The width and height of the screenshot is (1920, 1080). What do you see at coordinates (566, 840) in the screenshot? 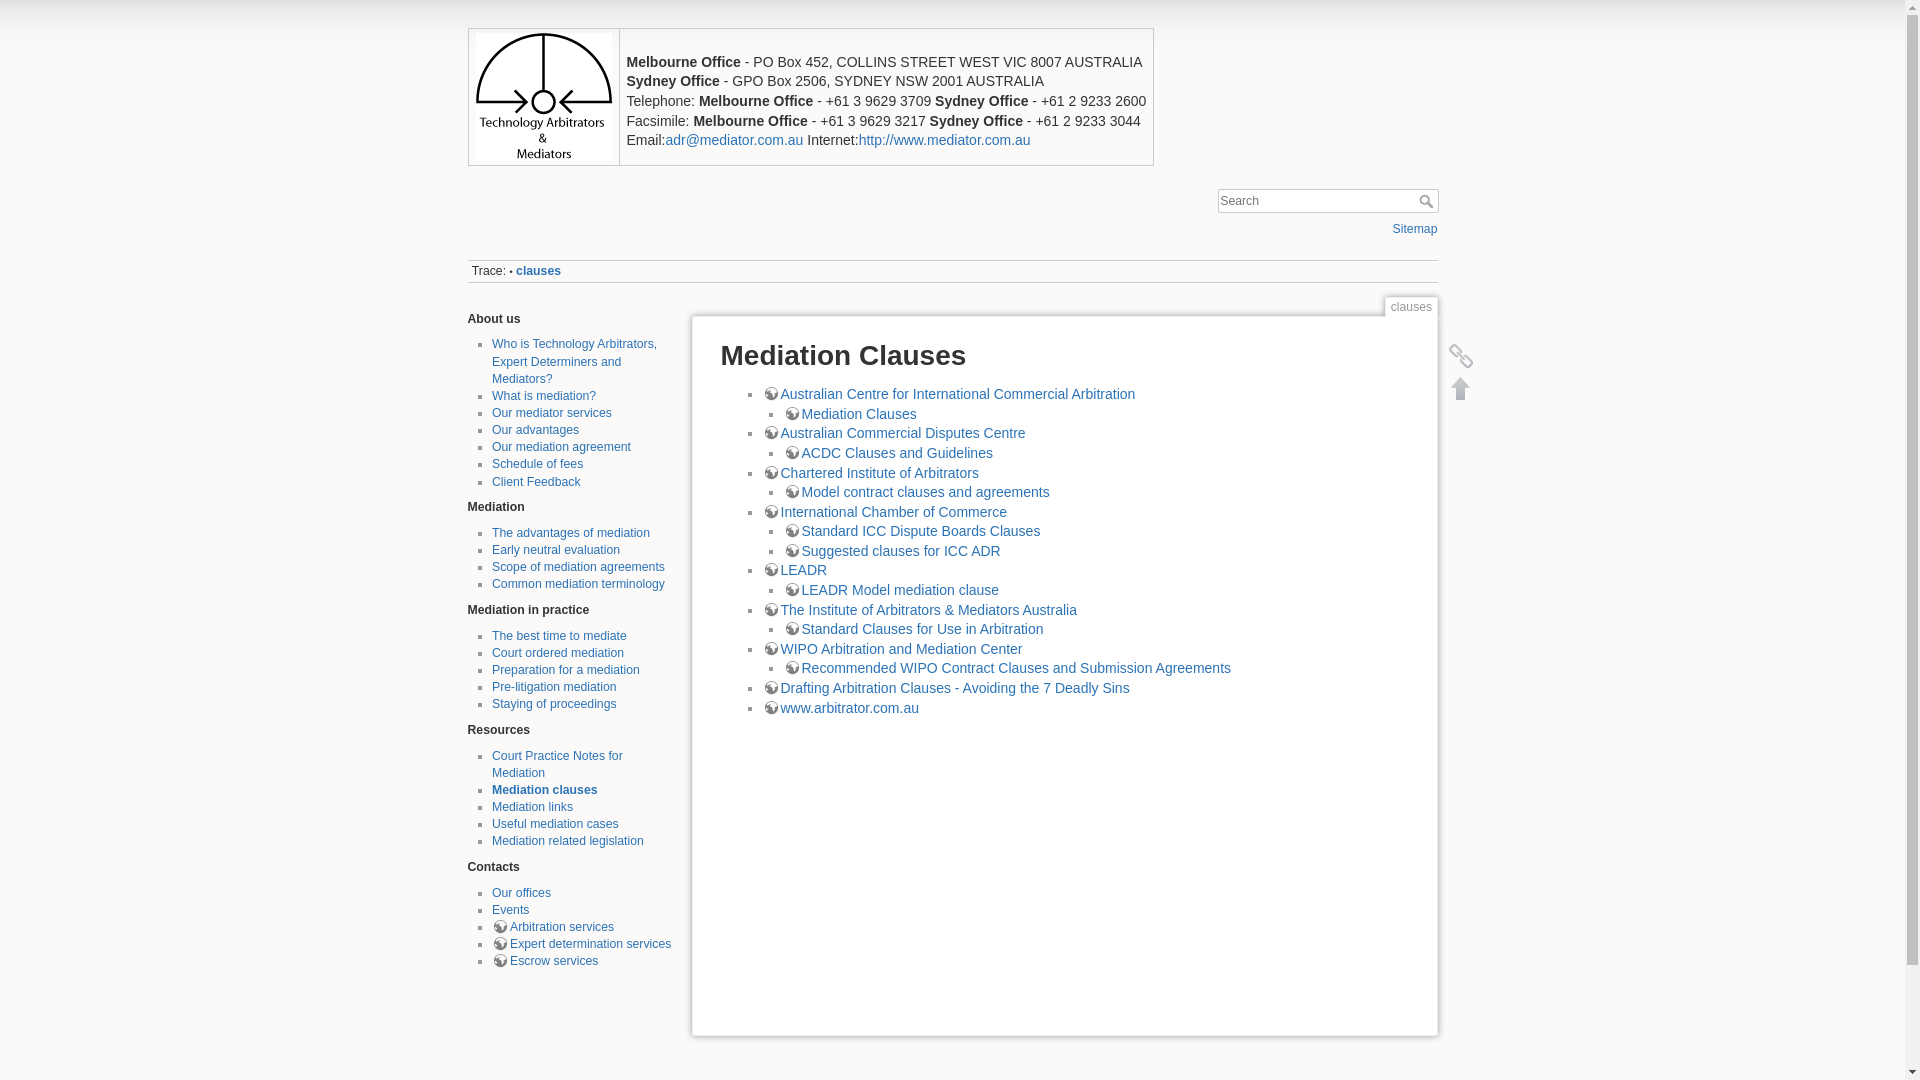
I see `'Mediation related legislation'` at bounding box center [566, 840].